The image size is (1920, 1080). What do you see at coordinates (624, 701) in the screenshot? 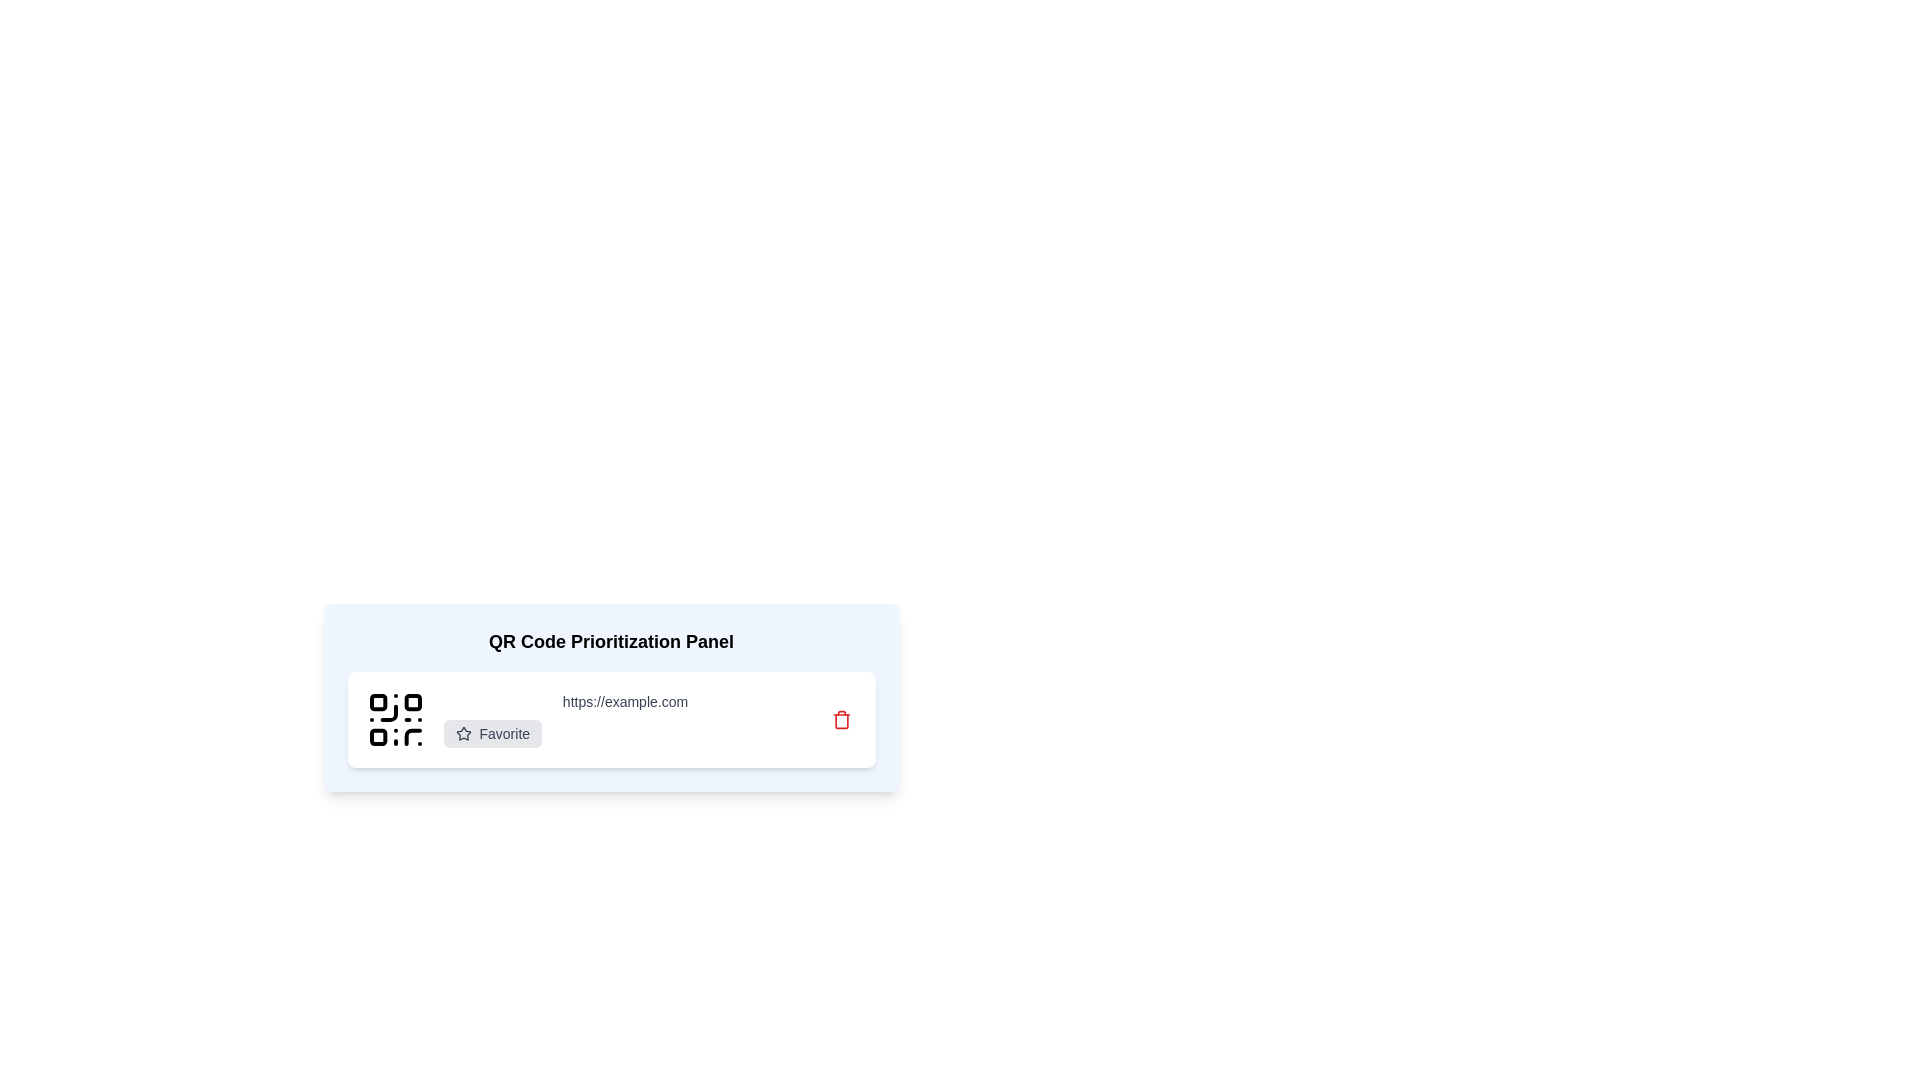
I see `the hyperlink text link element that provides users with the ability to view or interact with the URL information, located to the right of a QR code icon and above a 'Favorite' button` at bounding box center [624, 701].